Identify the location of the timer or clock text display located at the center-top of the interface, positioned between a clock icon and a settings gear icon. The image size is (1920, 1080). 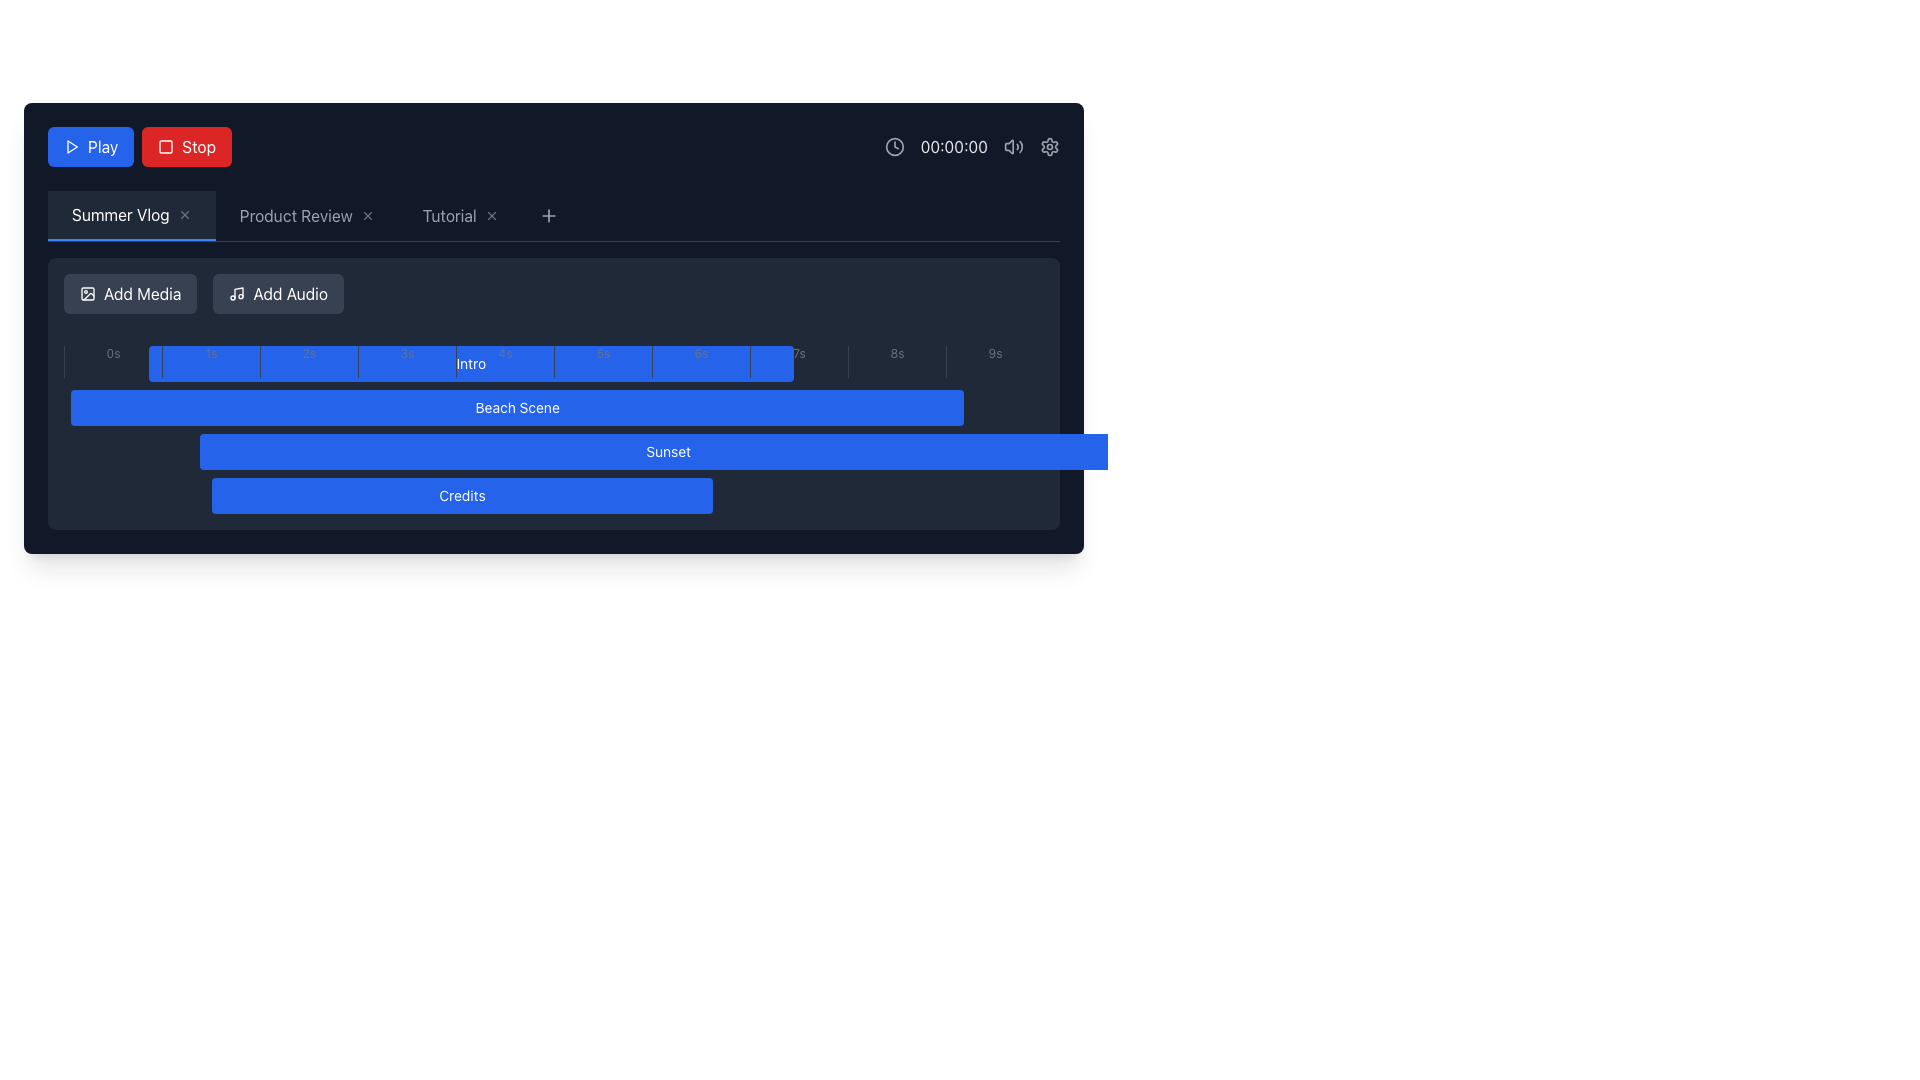
(953, 145).